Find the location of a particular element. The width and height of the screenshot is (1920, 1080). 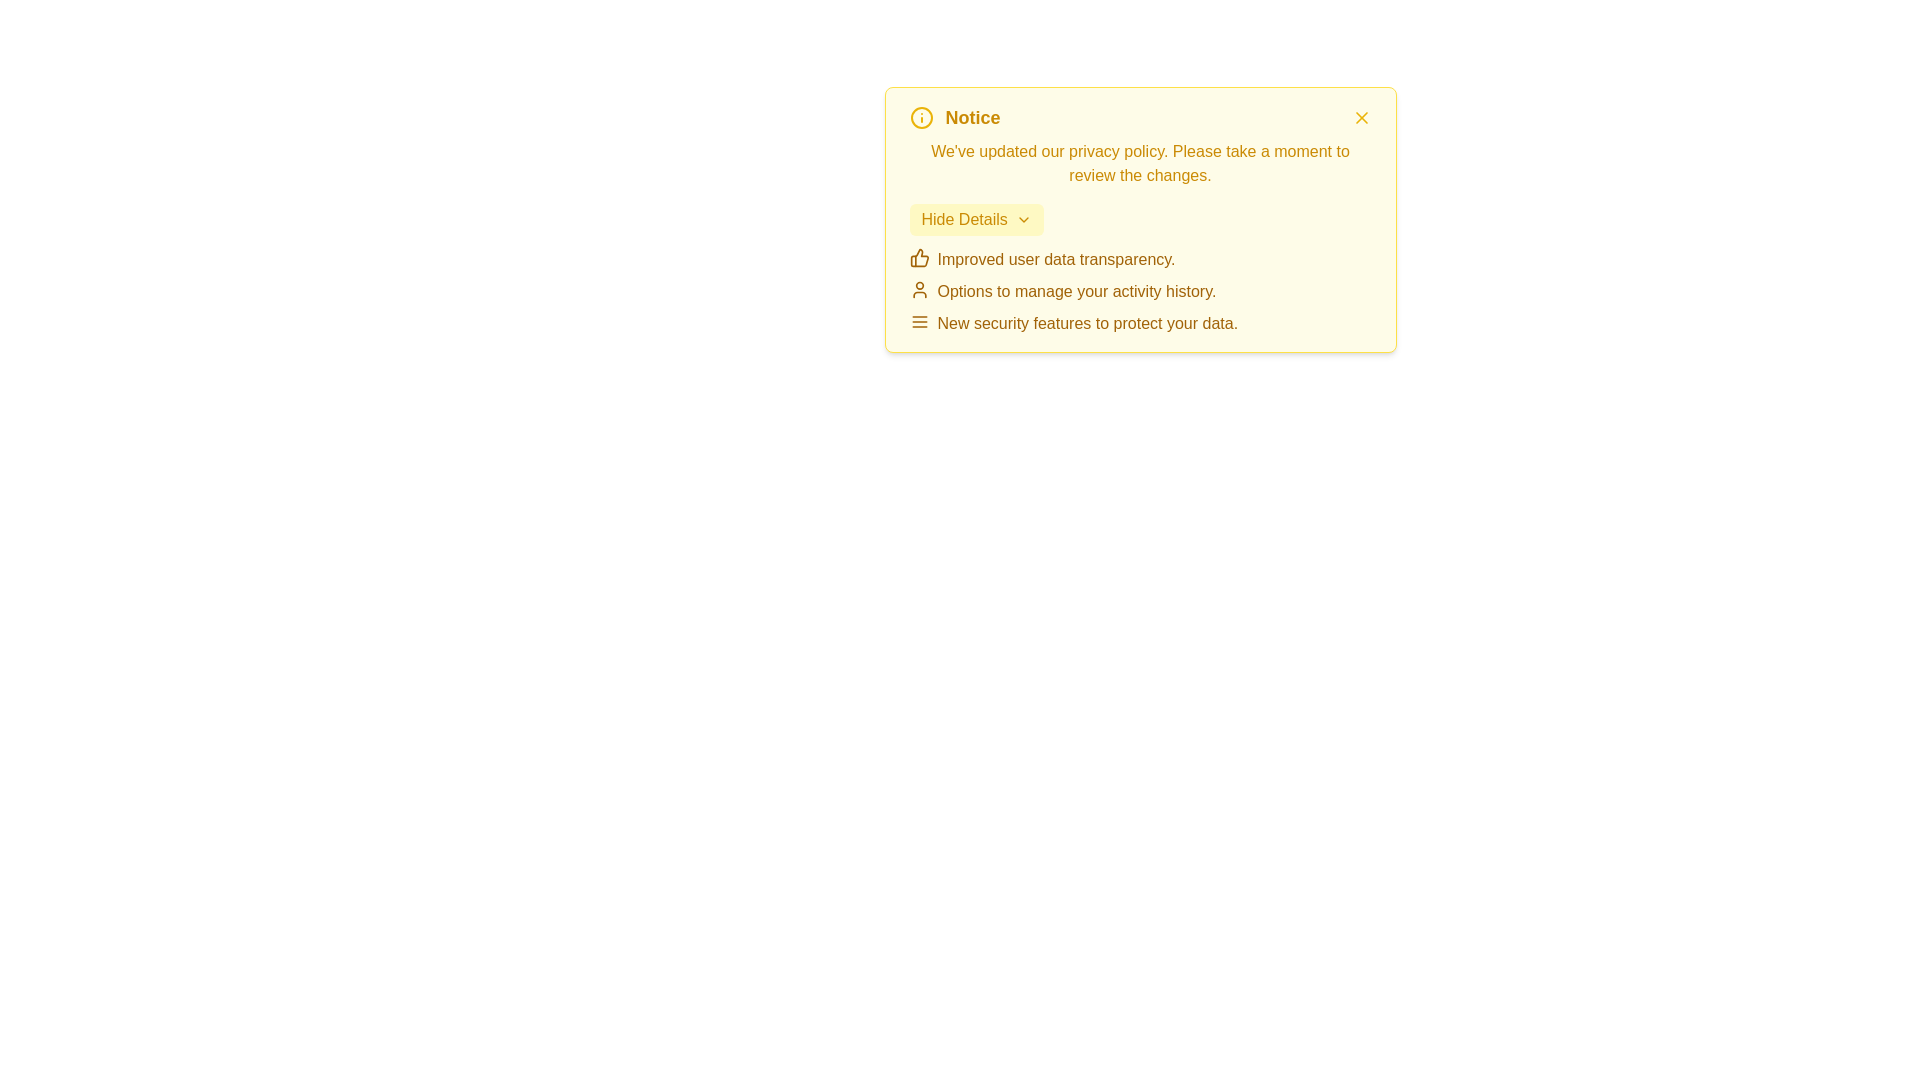

the text element providing information about managing activity history, which is the second item in a vertical list within a yellow notification box is located at coordinates (1140, 292).